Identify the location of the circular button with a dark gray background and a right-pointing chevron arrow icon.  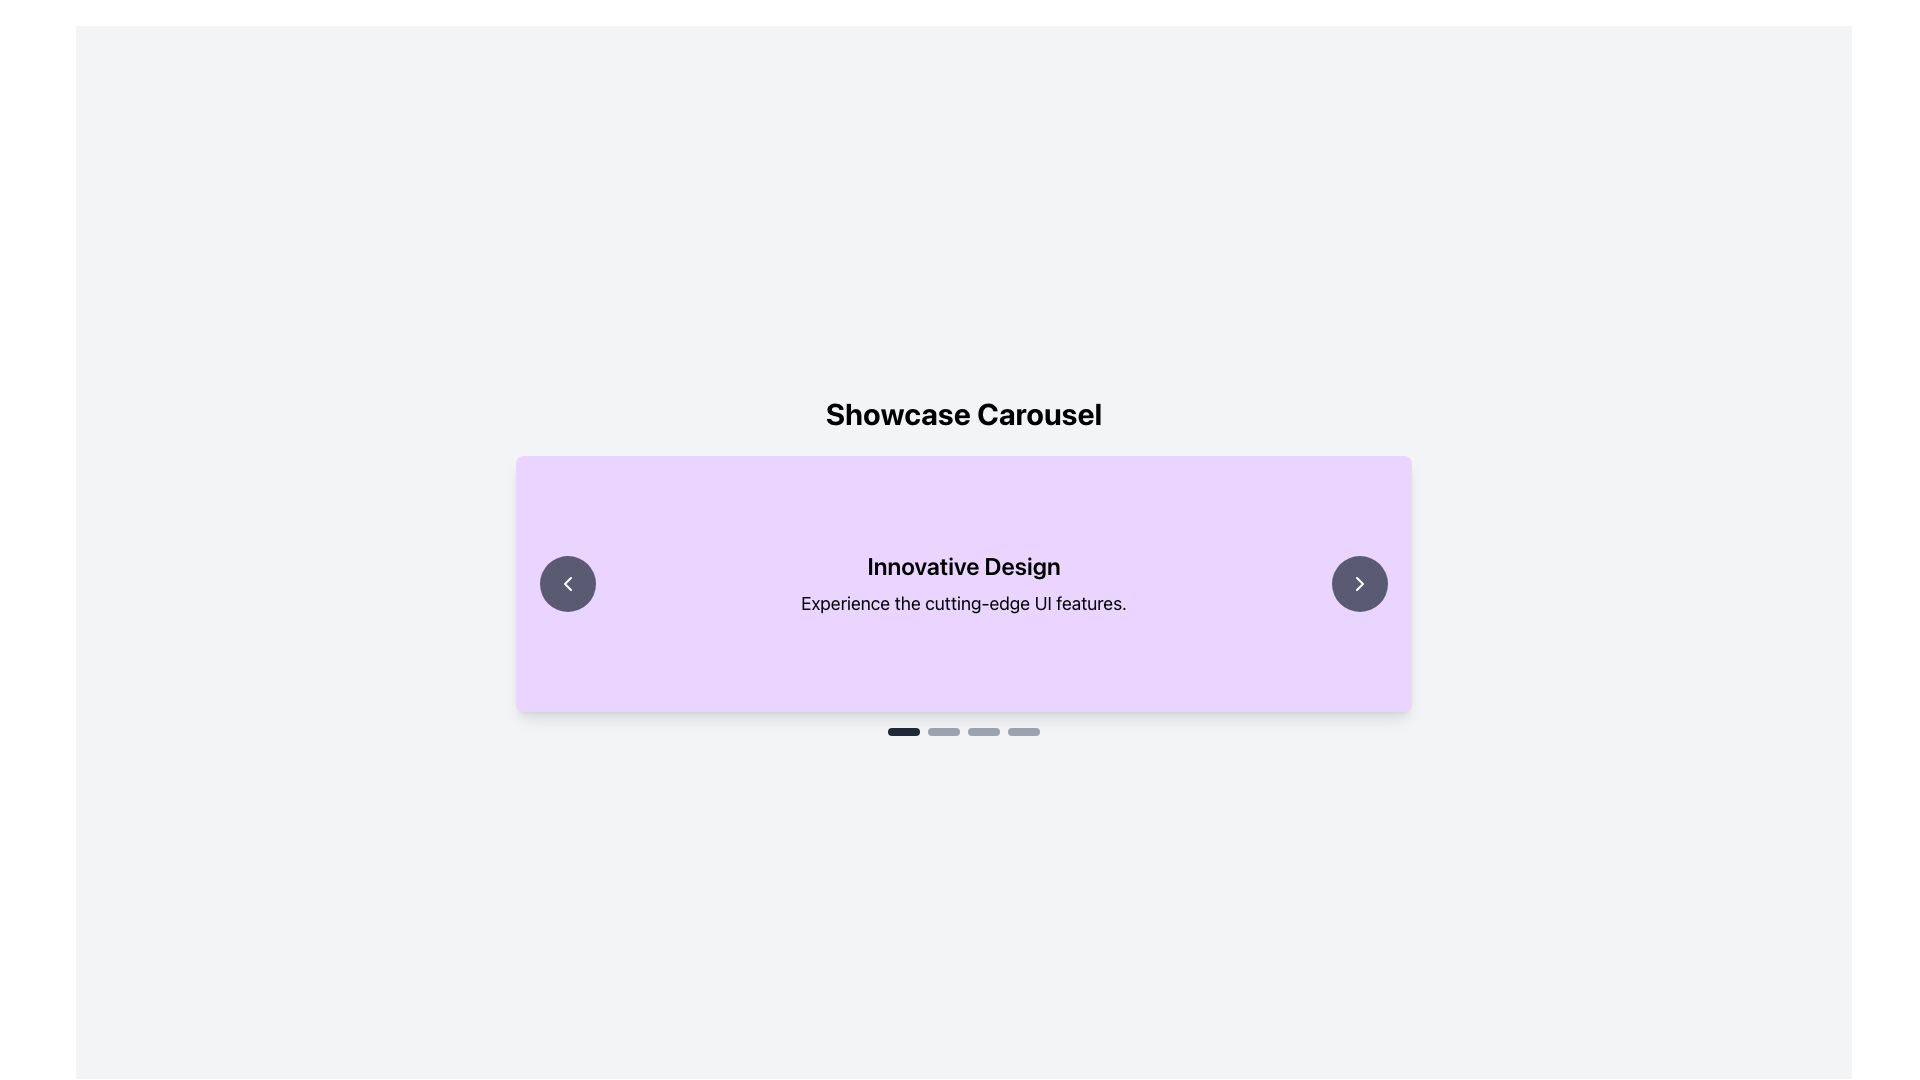
(1359, 583).